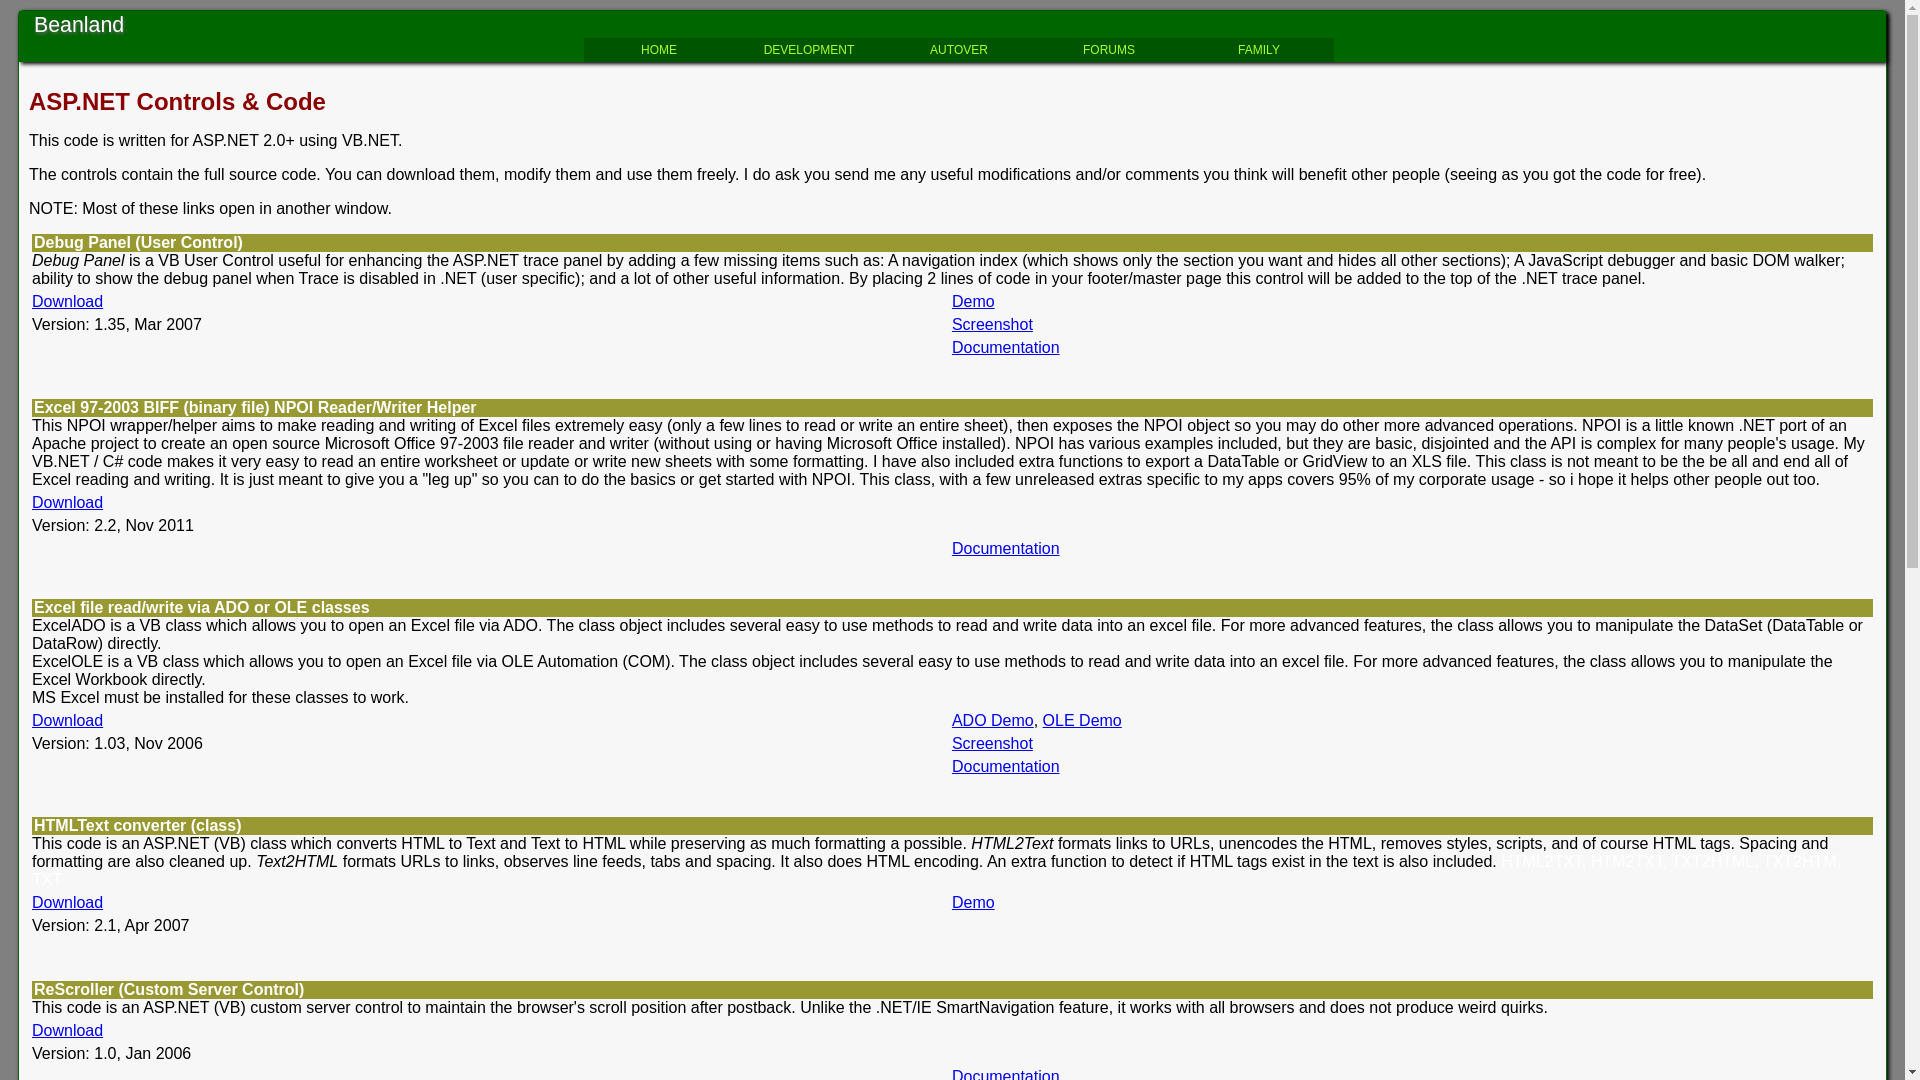 Image resolution: width=1920 pixels, height=1080 pixels. Describe the element at coordinates (658, 49) in the screenshot. I see `'HOME'` at that location.